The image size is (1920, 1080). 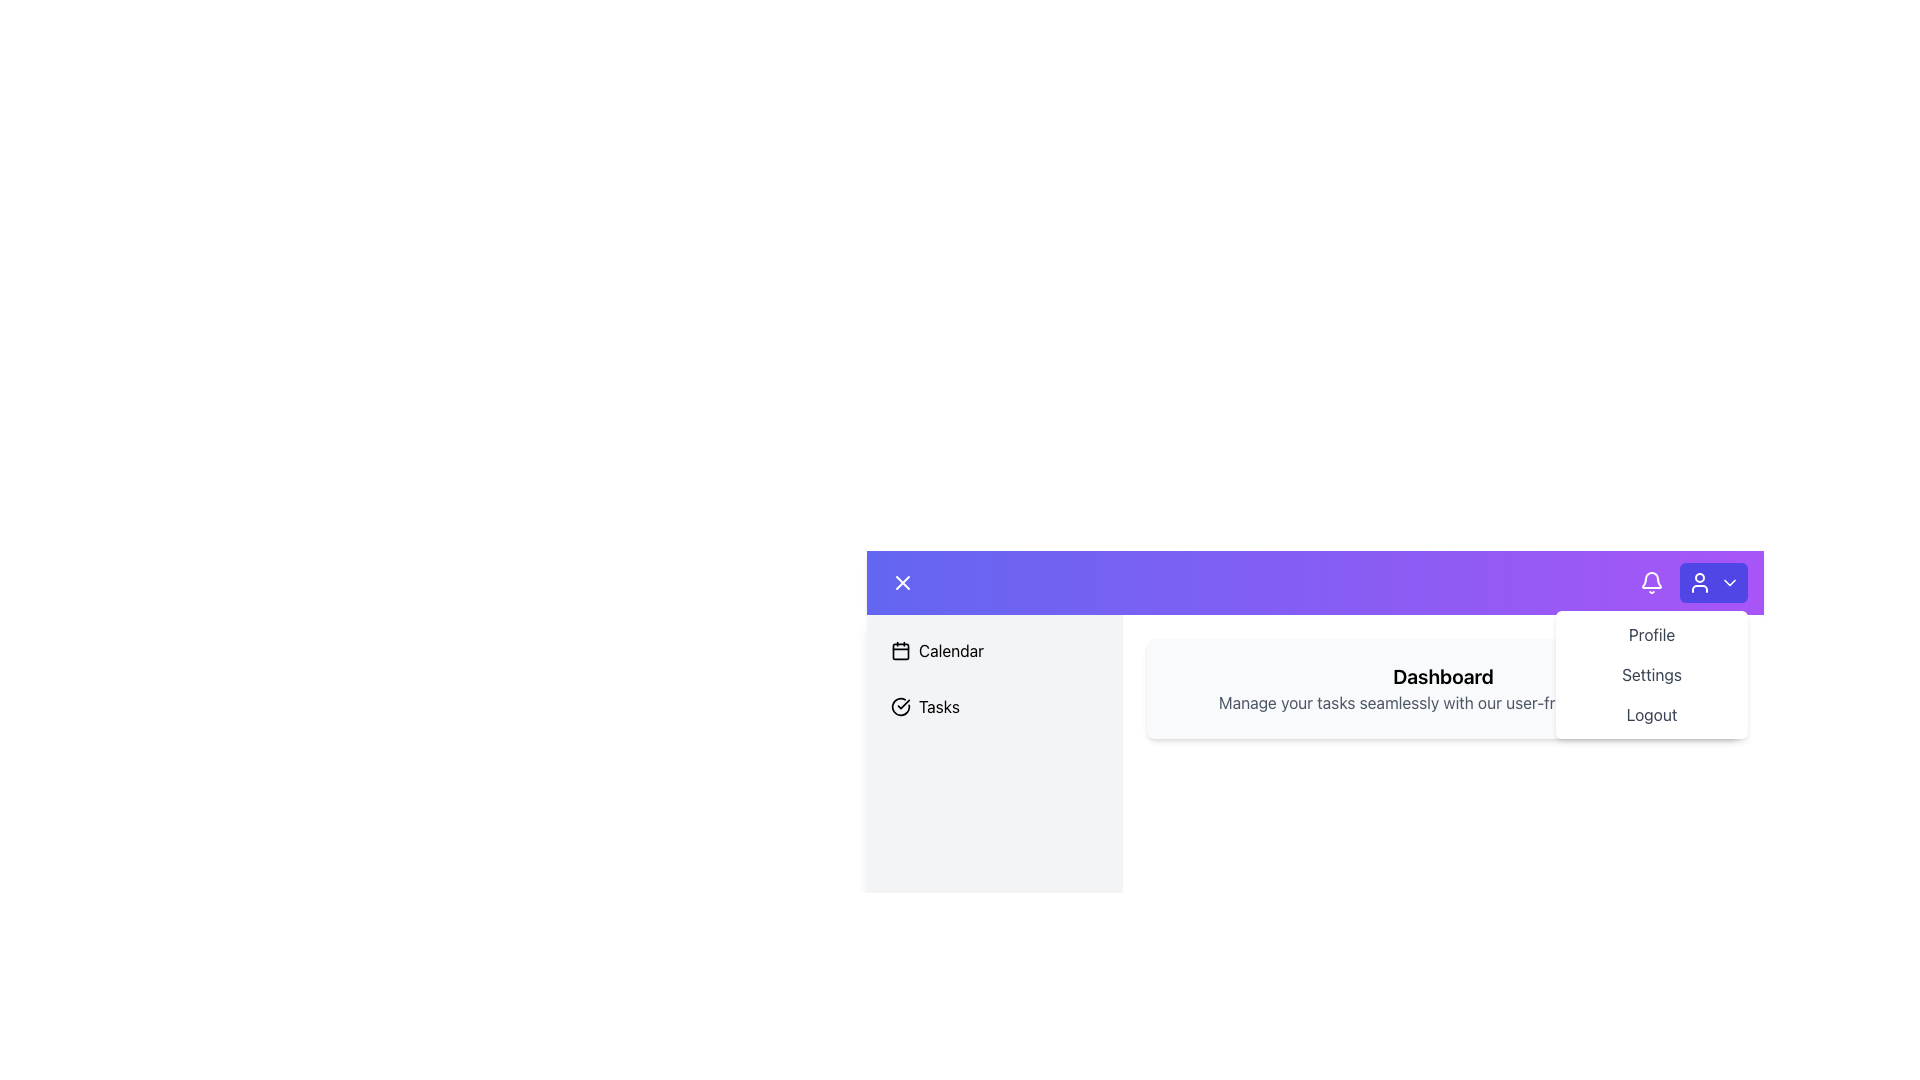 I want to click on the square button with a gradient background and a white 'X' icon, so click(x=901, y=582).